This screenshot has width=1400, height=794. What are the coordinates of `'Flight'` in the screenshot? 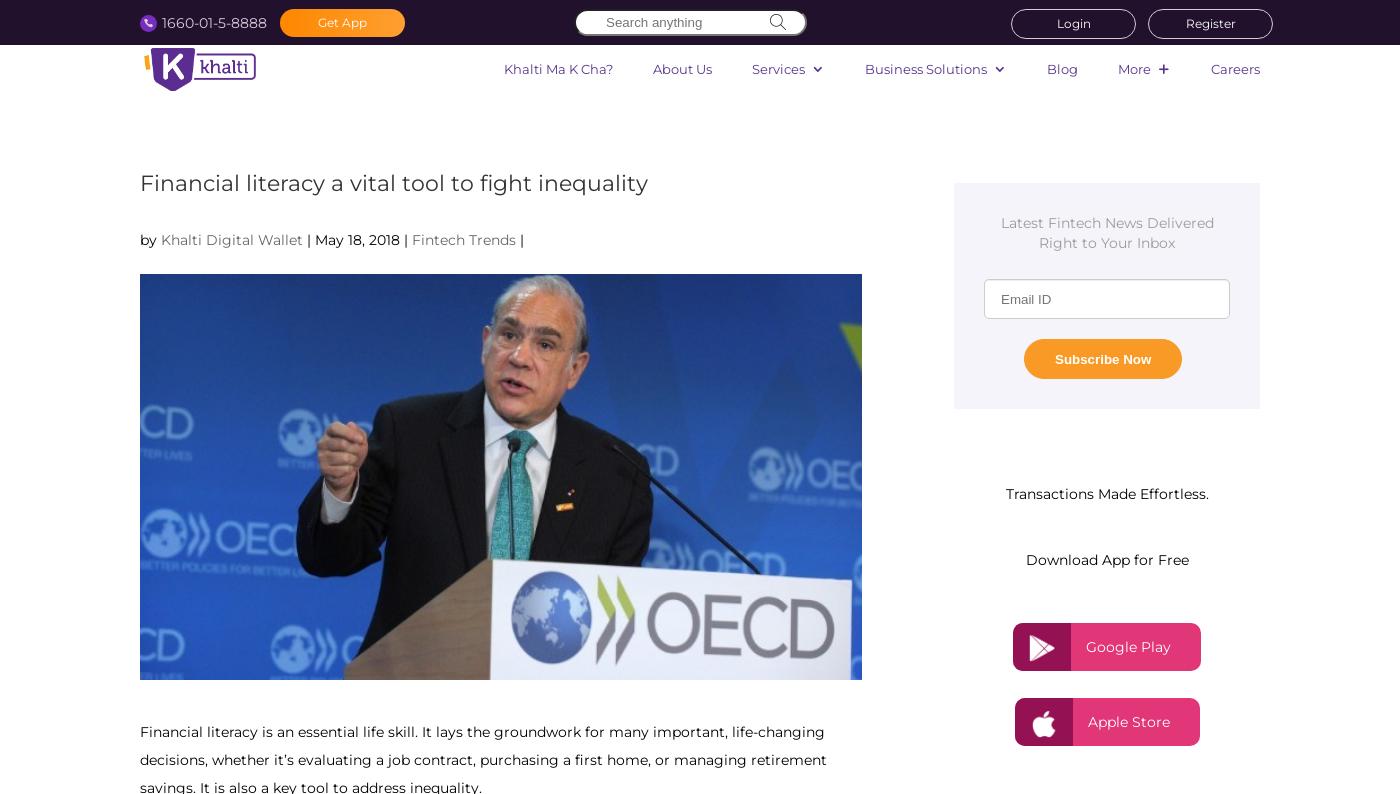 It's located at (788, 440).